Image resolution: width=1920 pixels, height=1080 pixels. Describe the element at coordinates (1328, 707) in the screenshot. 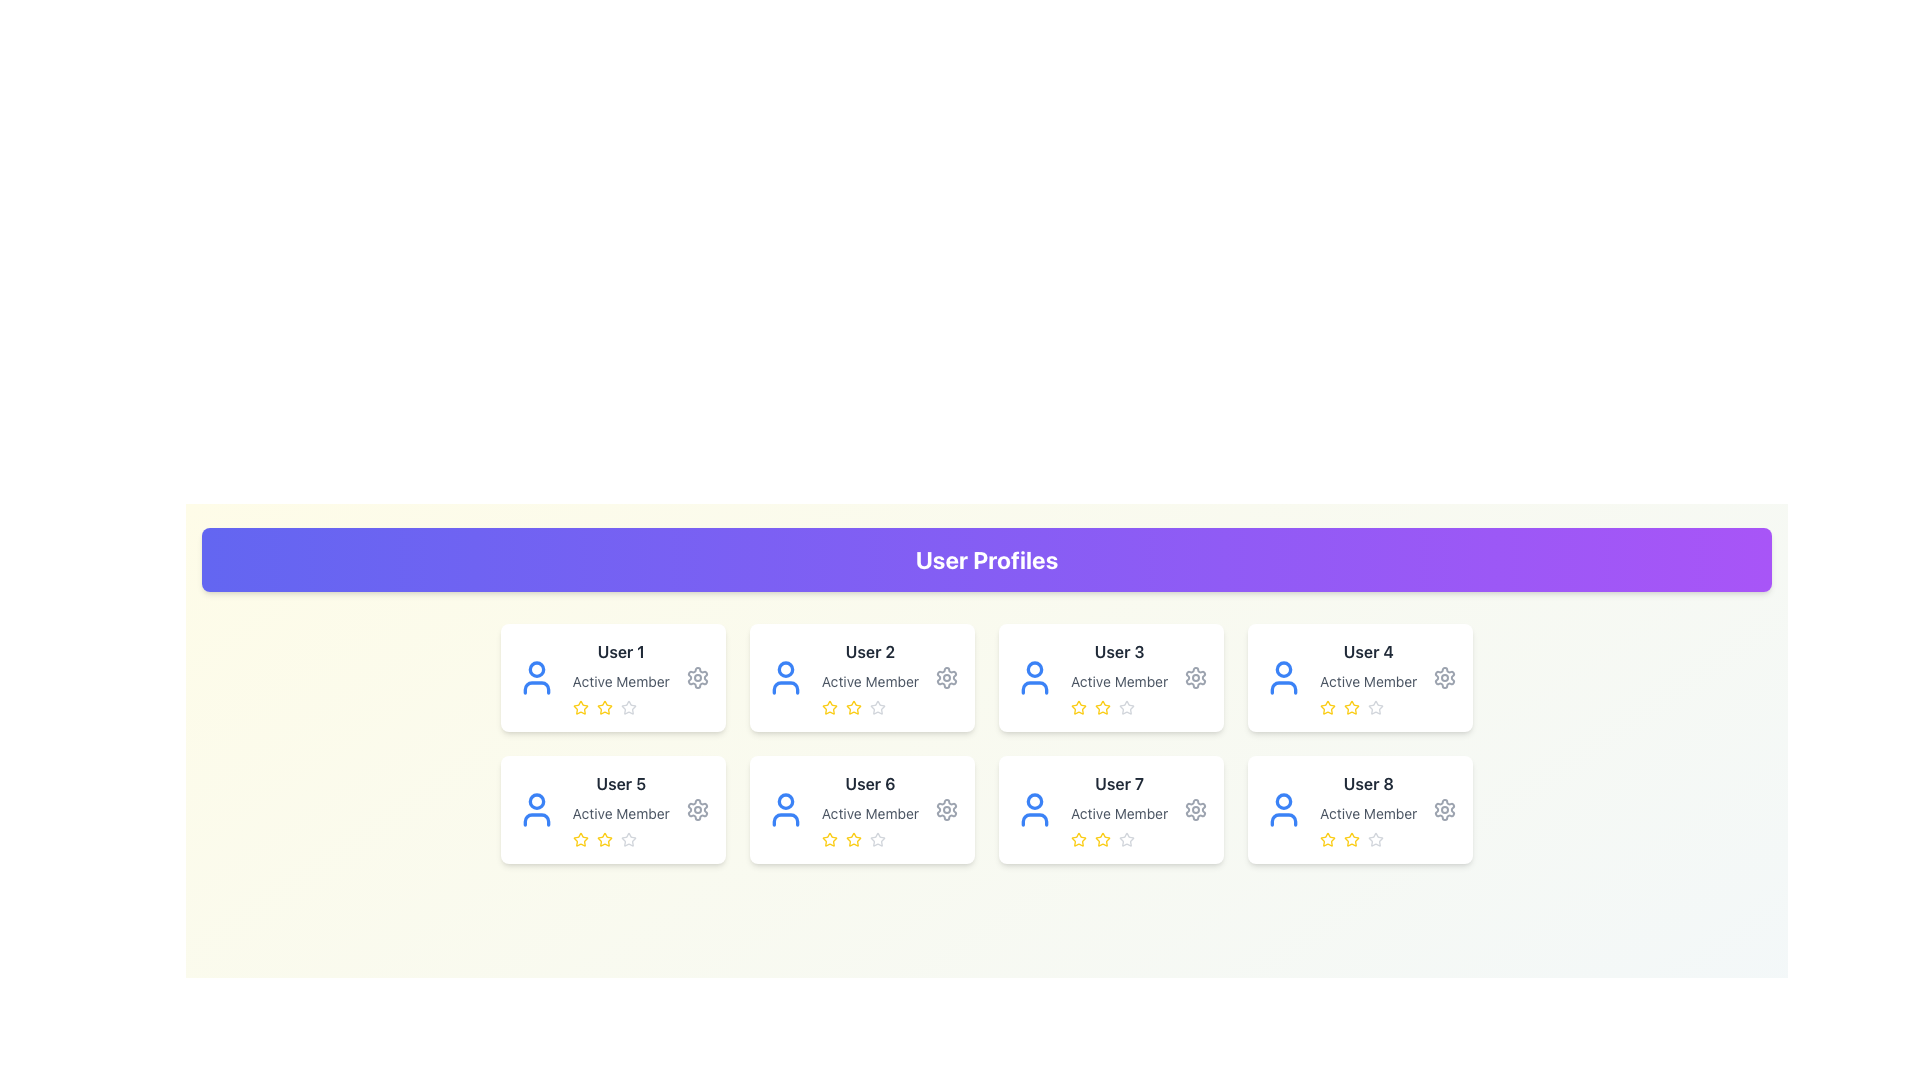

I see `the active yellow star-shaped icon in the rating system under 'User 4' profile card` at that location.